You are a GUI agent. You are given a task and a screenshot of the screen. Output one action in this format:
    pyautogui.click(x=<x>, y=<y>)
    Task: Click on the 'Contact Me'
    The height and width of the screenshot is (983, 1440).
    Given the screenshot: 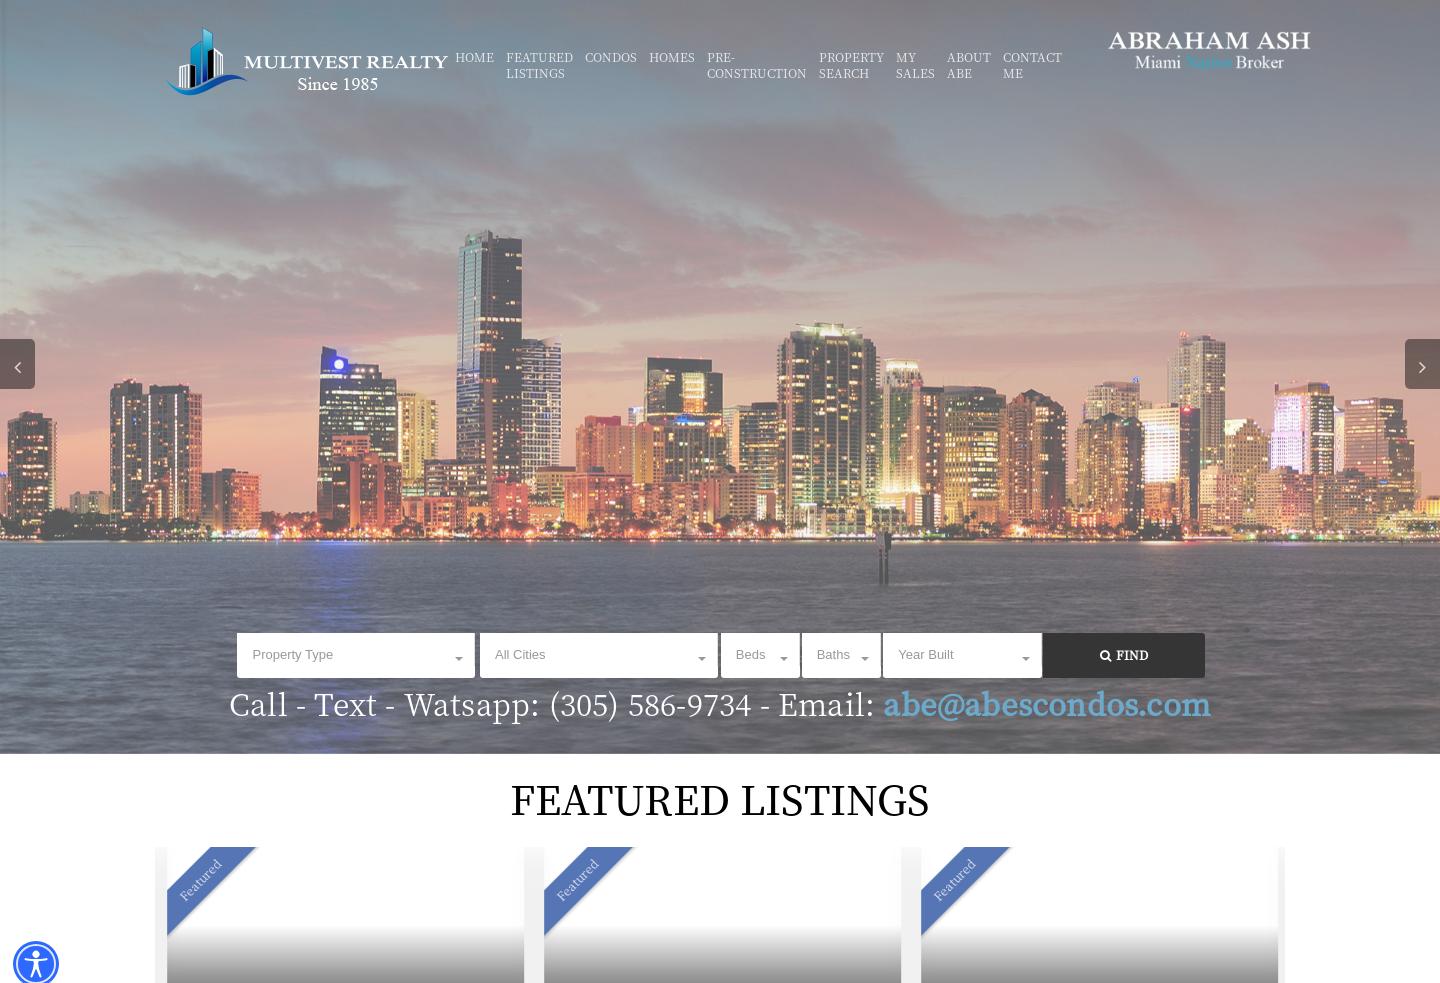 What is the action you would take?
    pyautogui.click(x=1032, y=63)
    